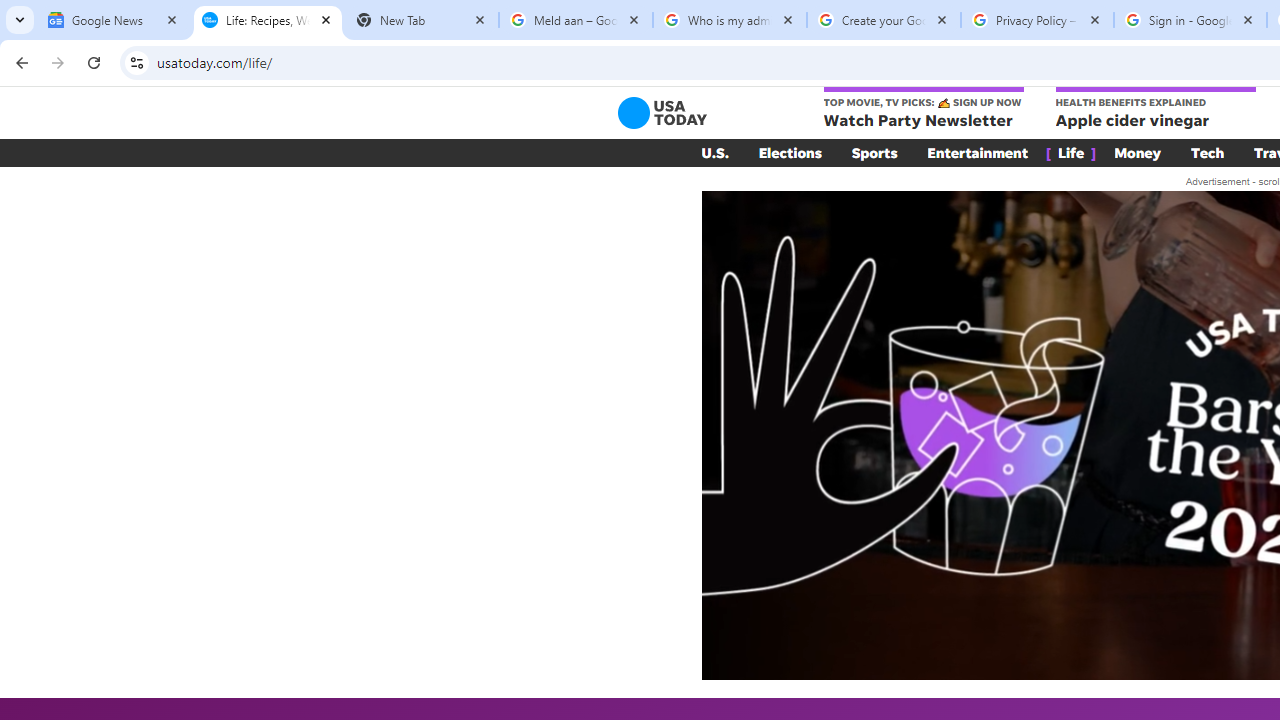 This screenshot has width=1280, height=720. Describe the element at coordinates (1206, 152) in the screenshot. I see `'Tech'` at that location.